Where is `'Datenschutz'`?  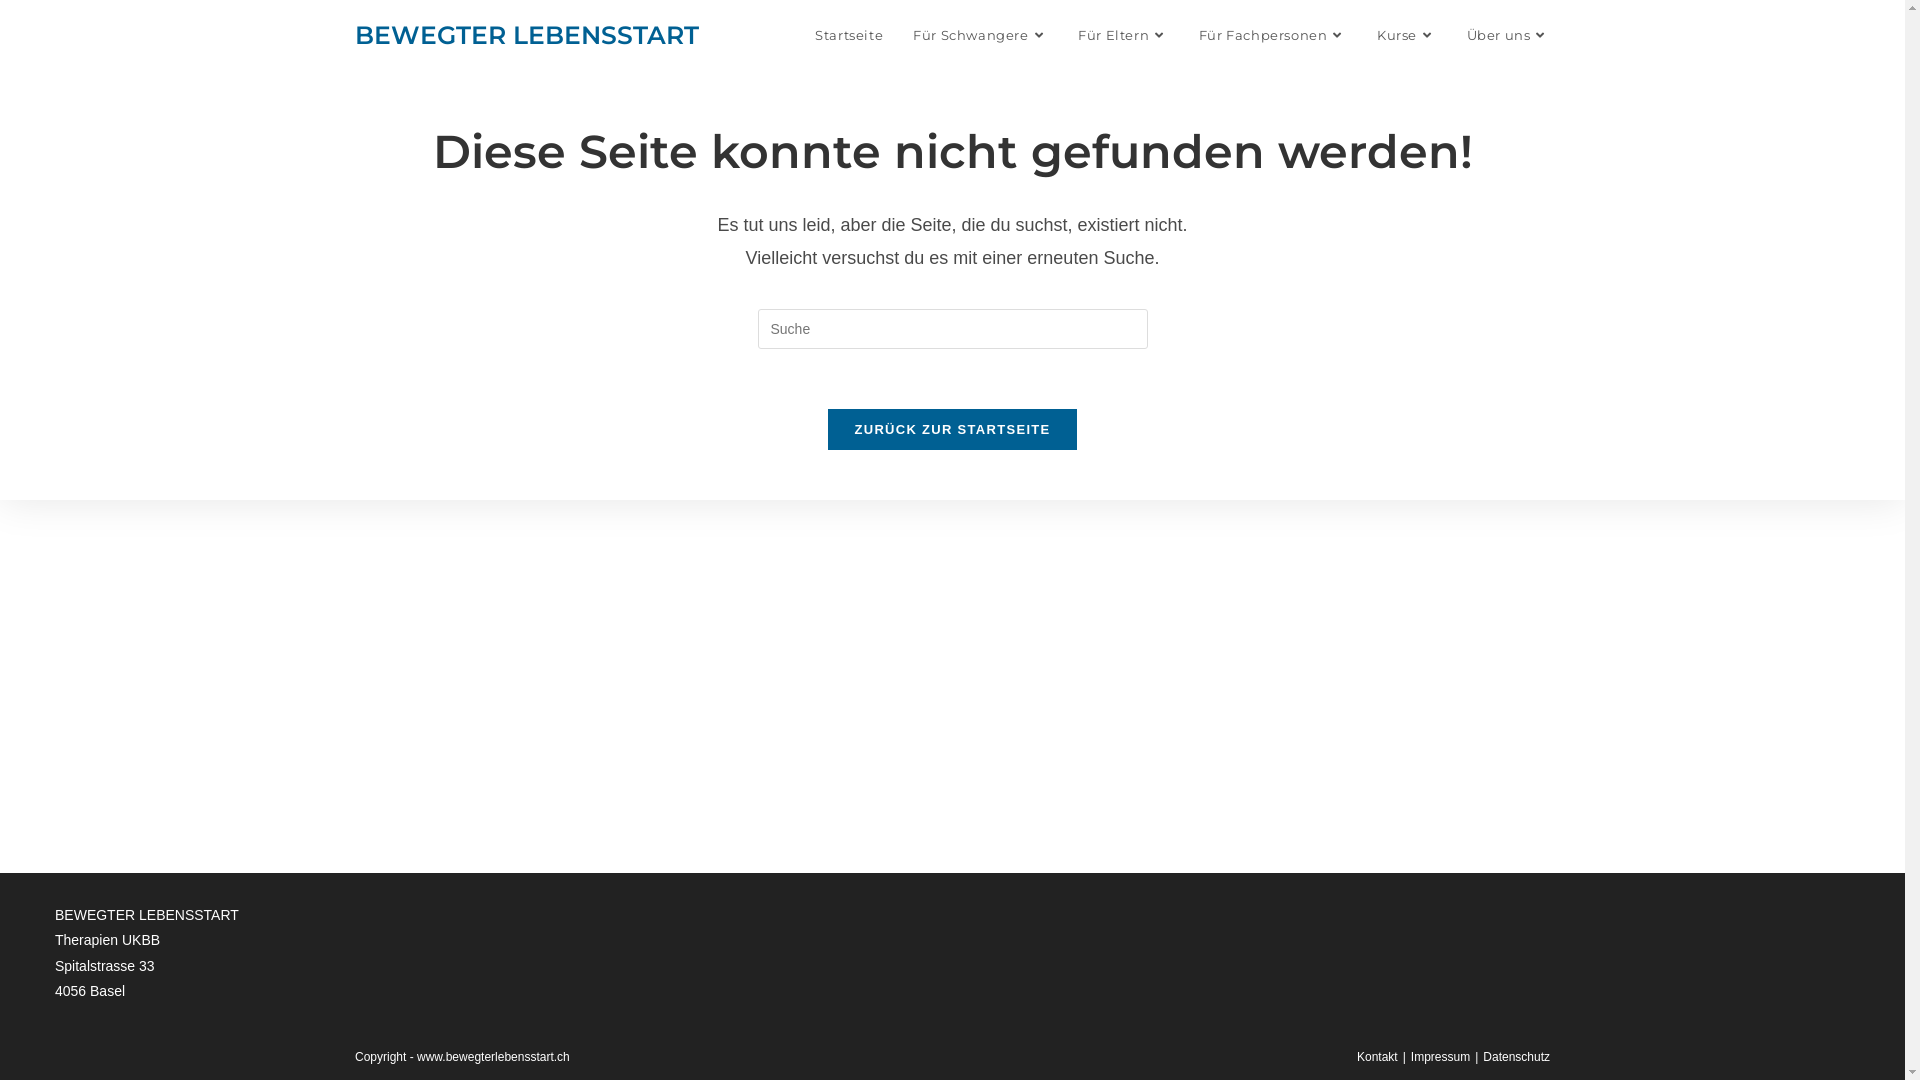 'Datenschutz' is located at coordinates (1516, 1055).